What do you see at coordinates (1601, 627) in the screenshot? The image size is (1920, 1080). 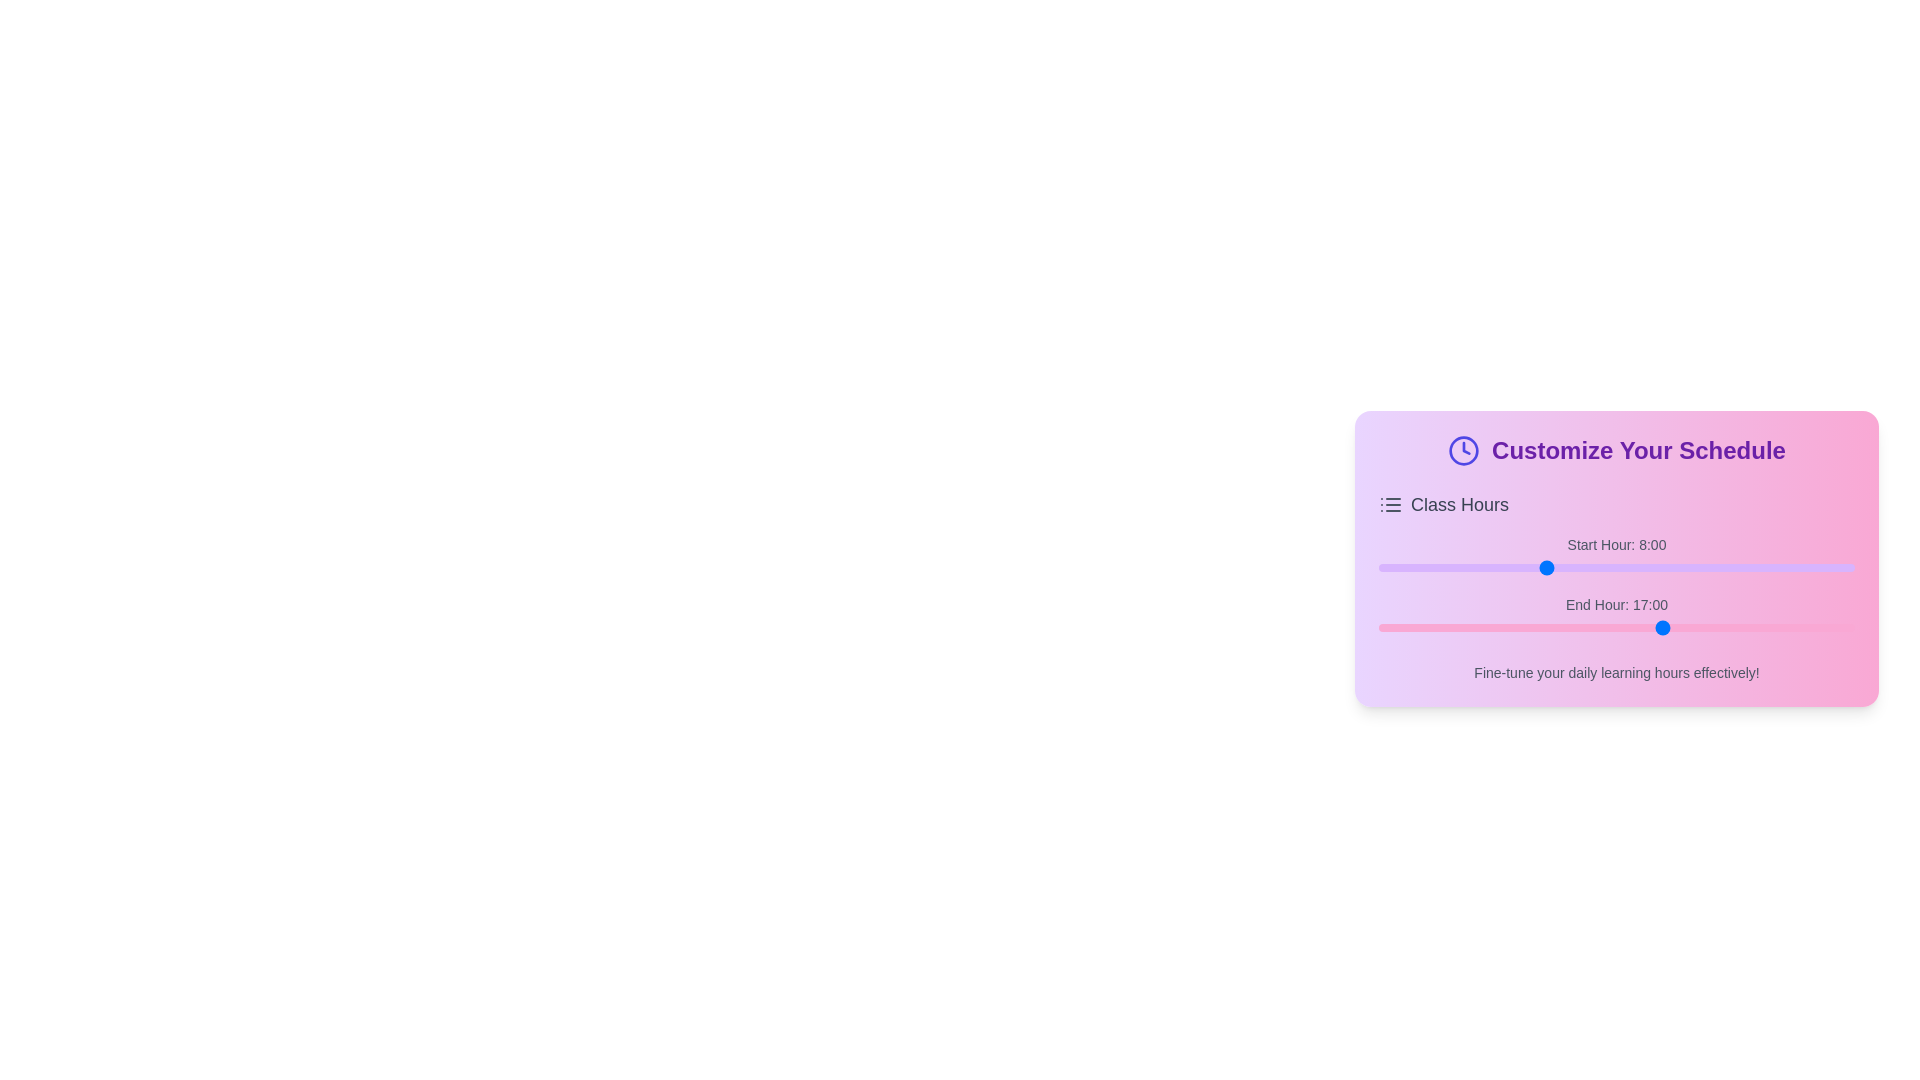 I see `the end hour slider to 15` at bounding box center [1601, 627].